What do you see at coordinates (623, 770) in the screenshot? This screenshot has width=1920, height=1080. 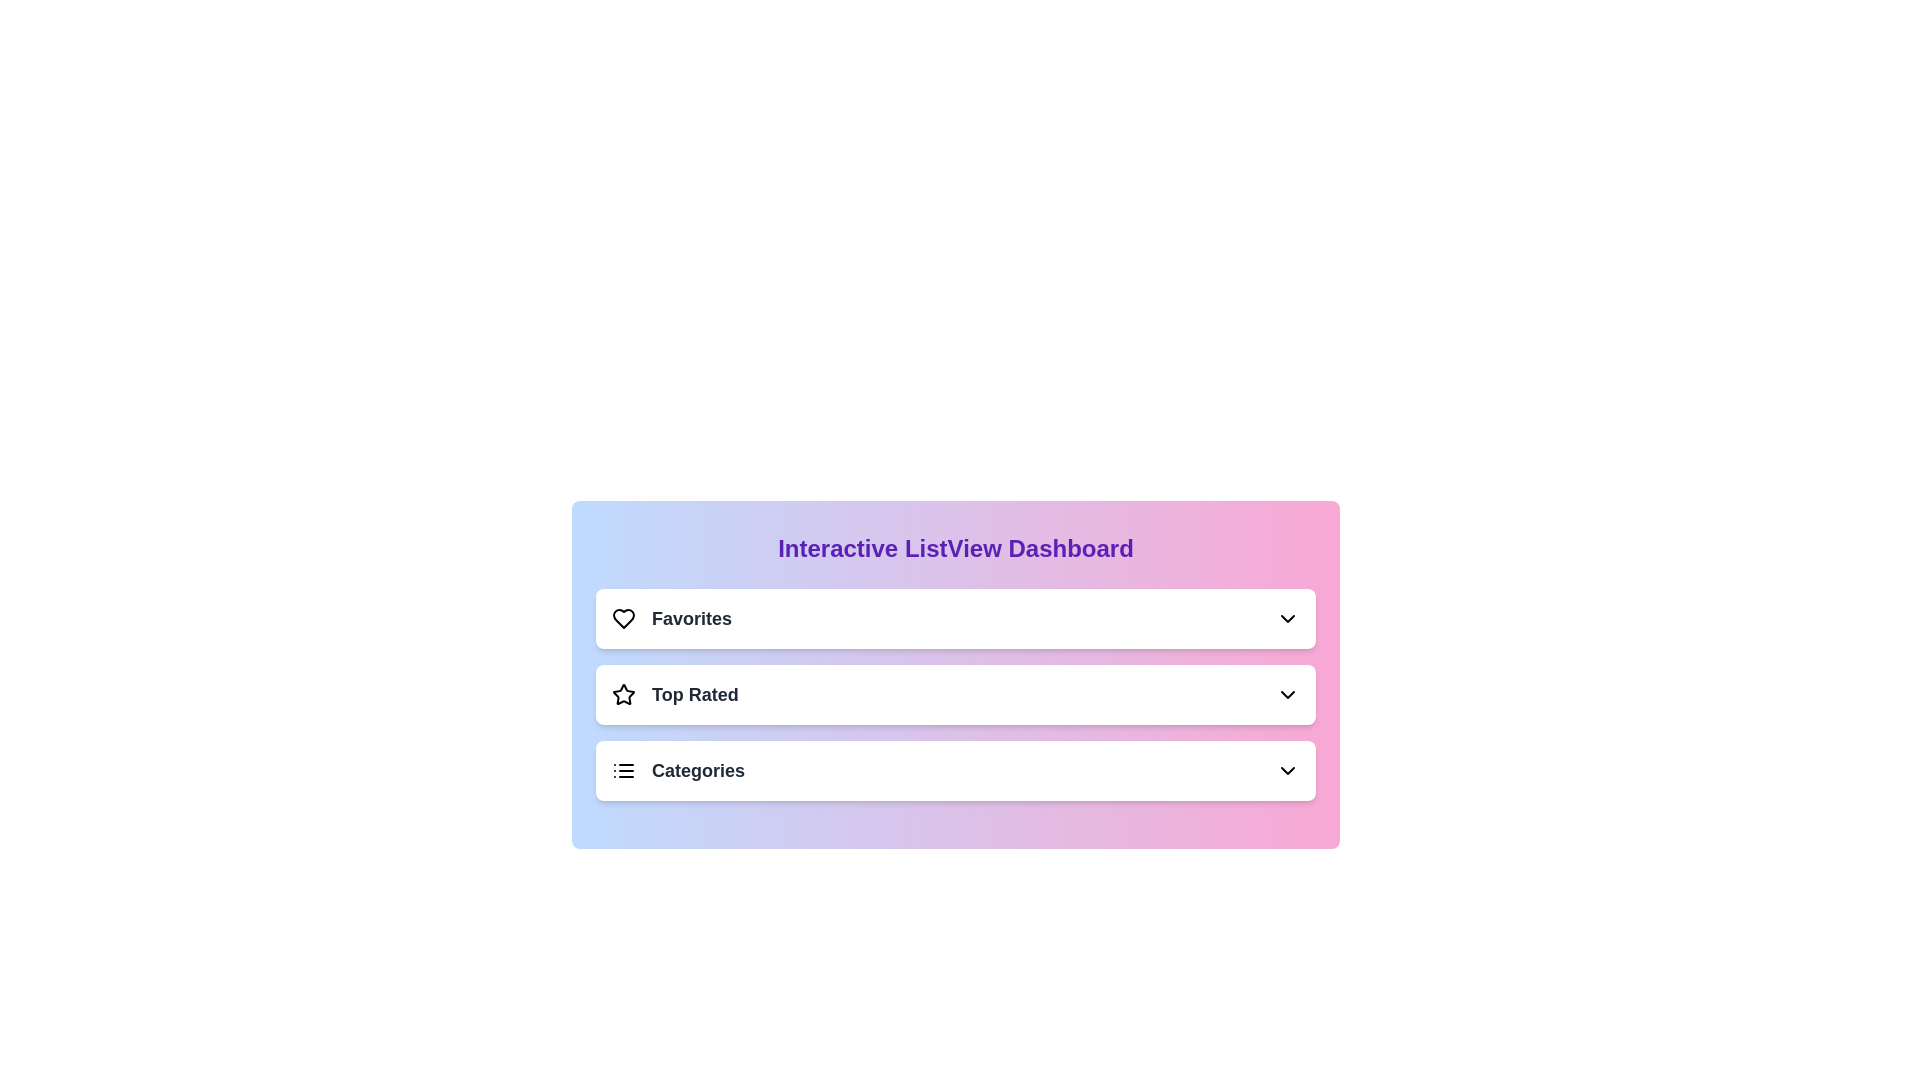 I see `the icon corresponding to Categories in the list` at bounding box center [623, 770].